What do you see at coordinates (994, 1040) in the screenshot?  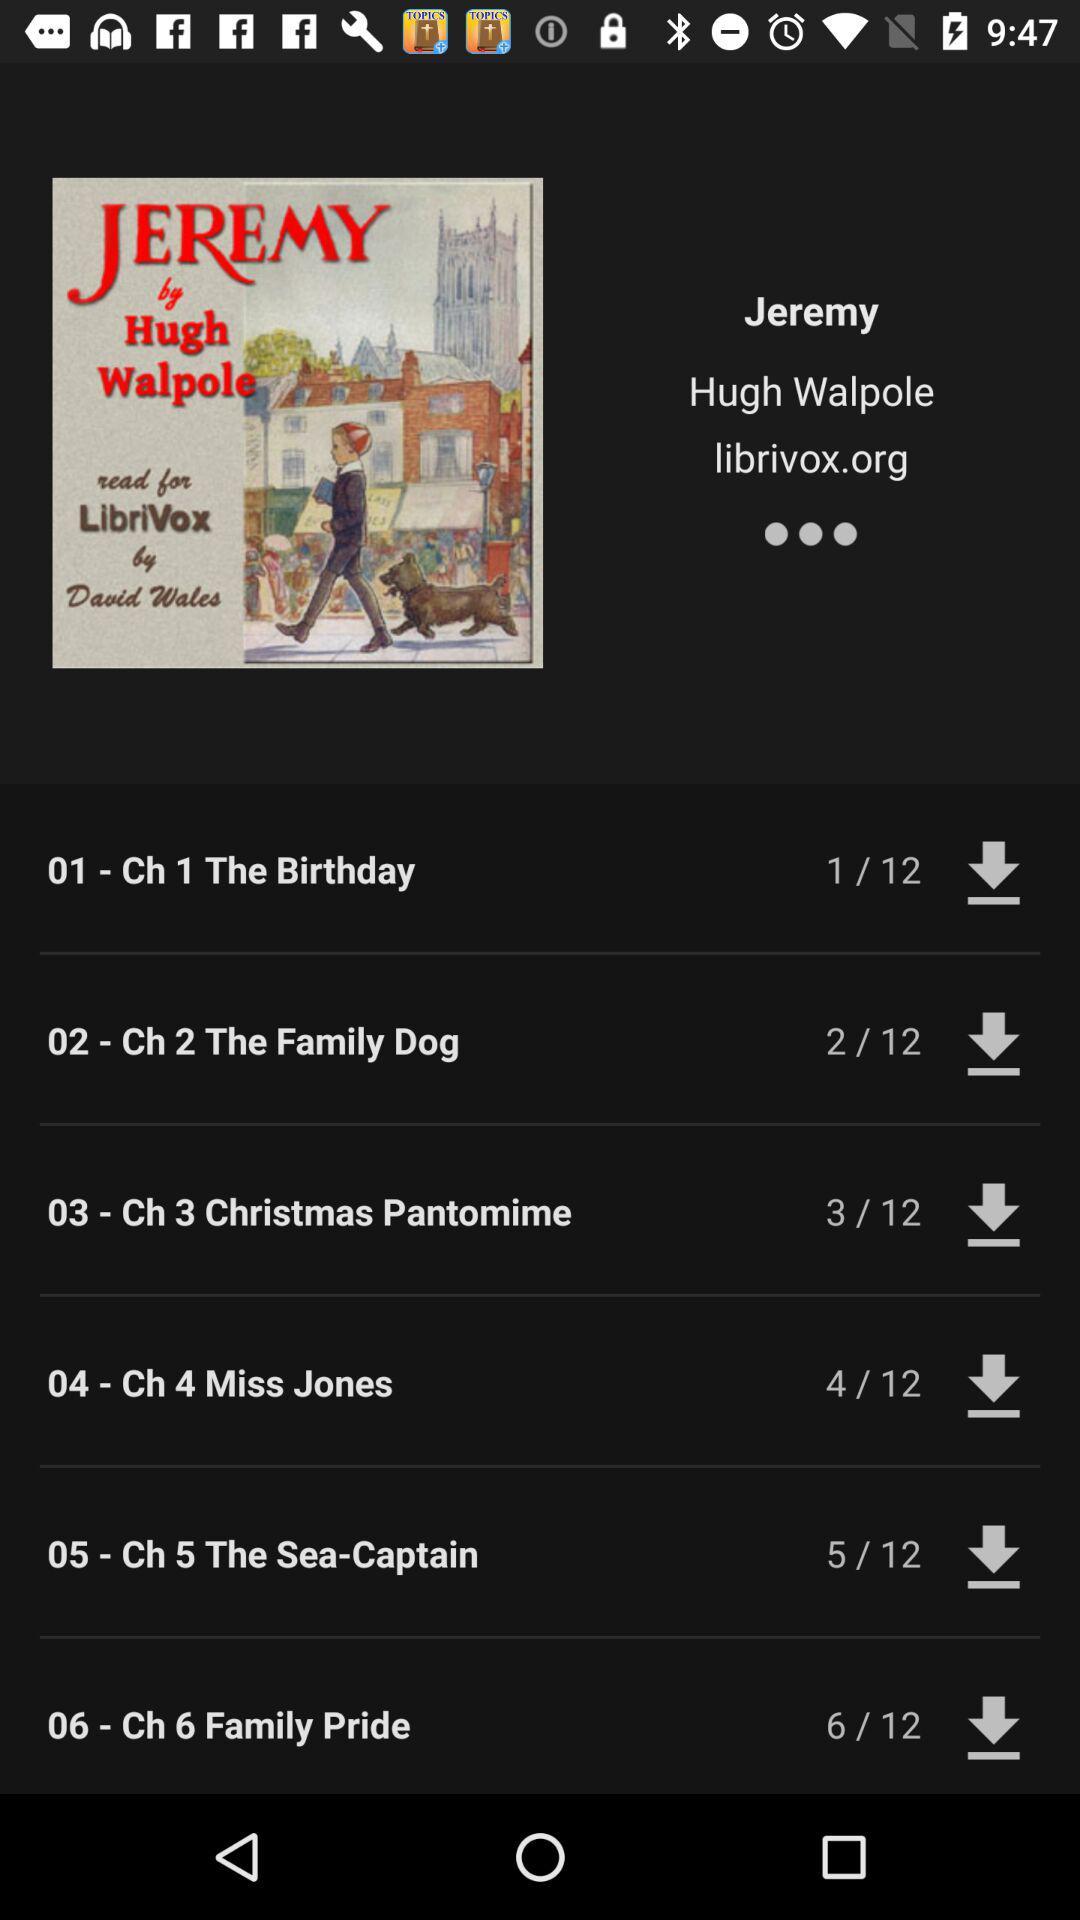 I see `the second download icon from the right top of the page` at bounding box center [994, 1040].